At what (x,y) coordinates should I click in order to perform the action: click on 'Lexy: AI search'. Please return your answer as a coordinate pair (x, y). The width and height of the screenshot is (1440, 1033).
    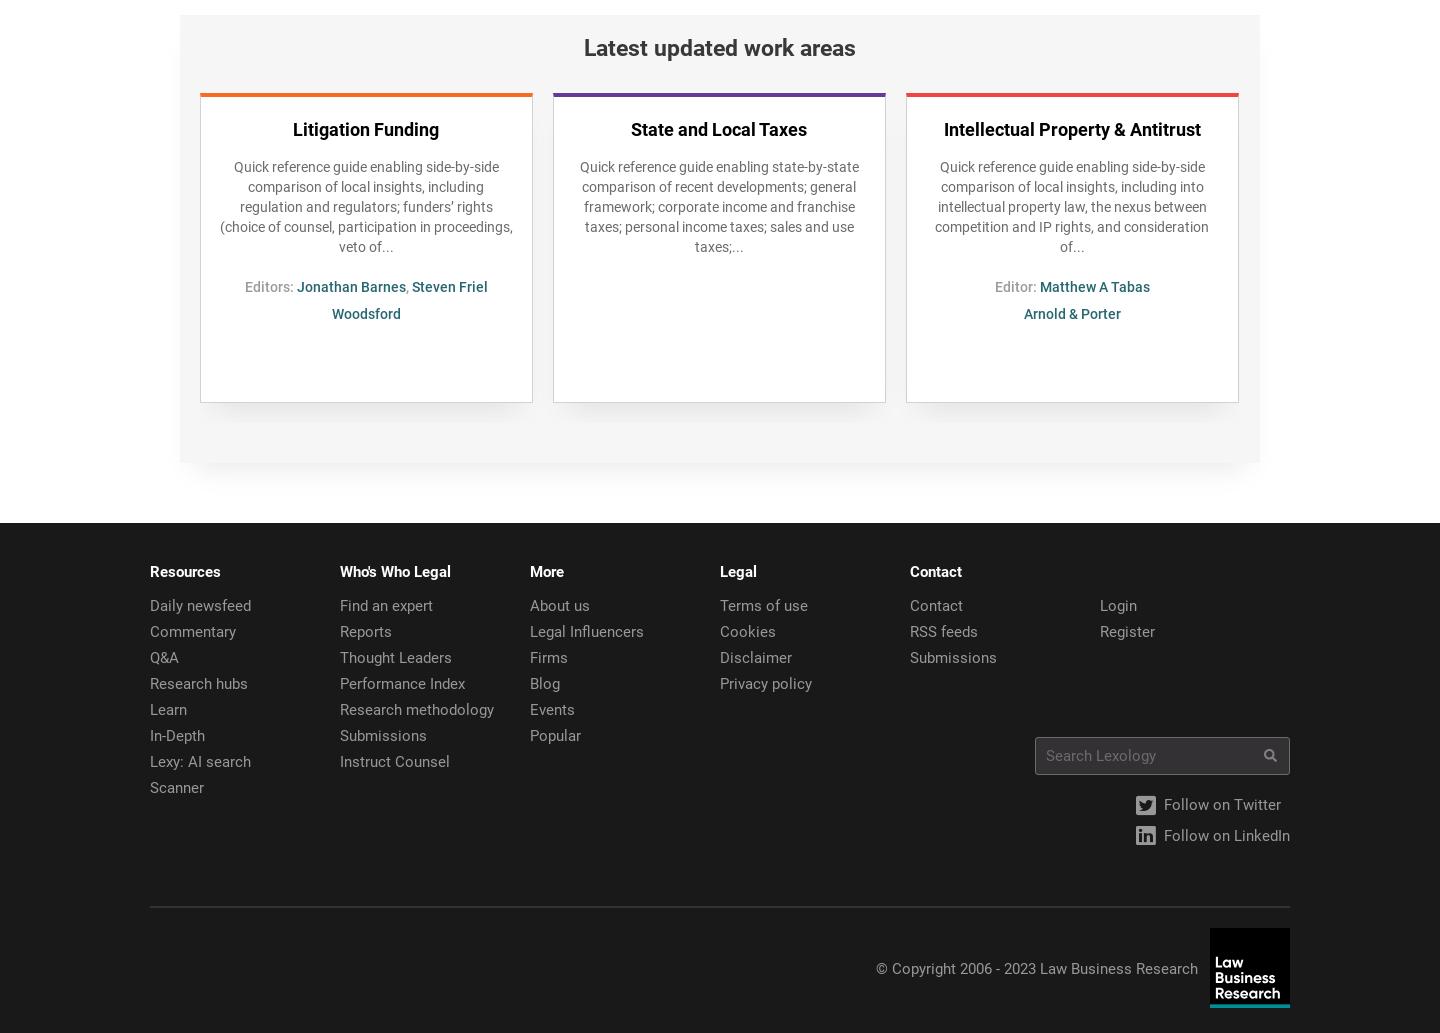
    Looking at the image, I should click on (200, 761).